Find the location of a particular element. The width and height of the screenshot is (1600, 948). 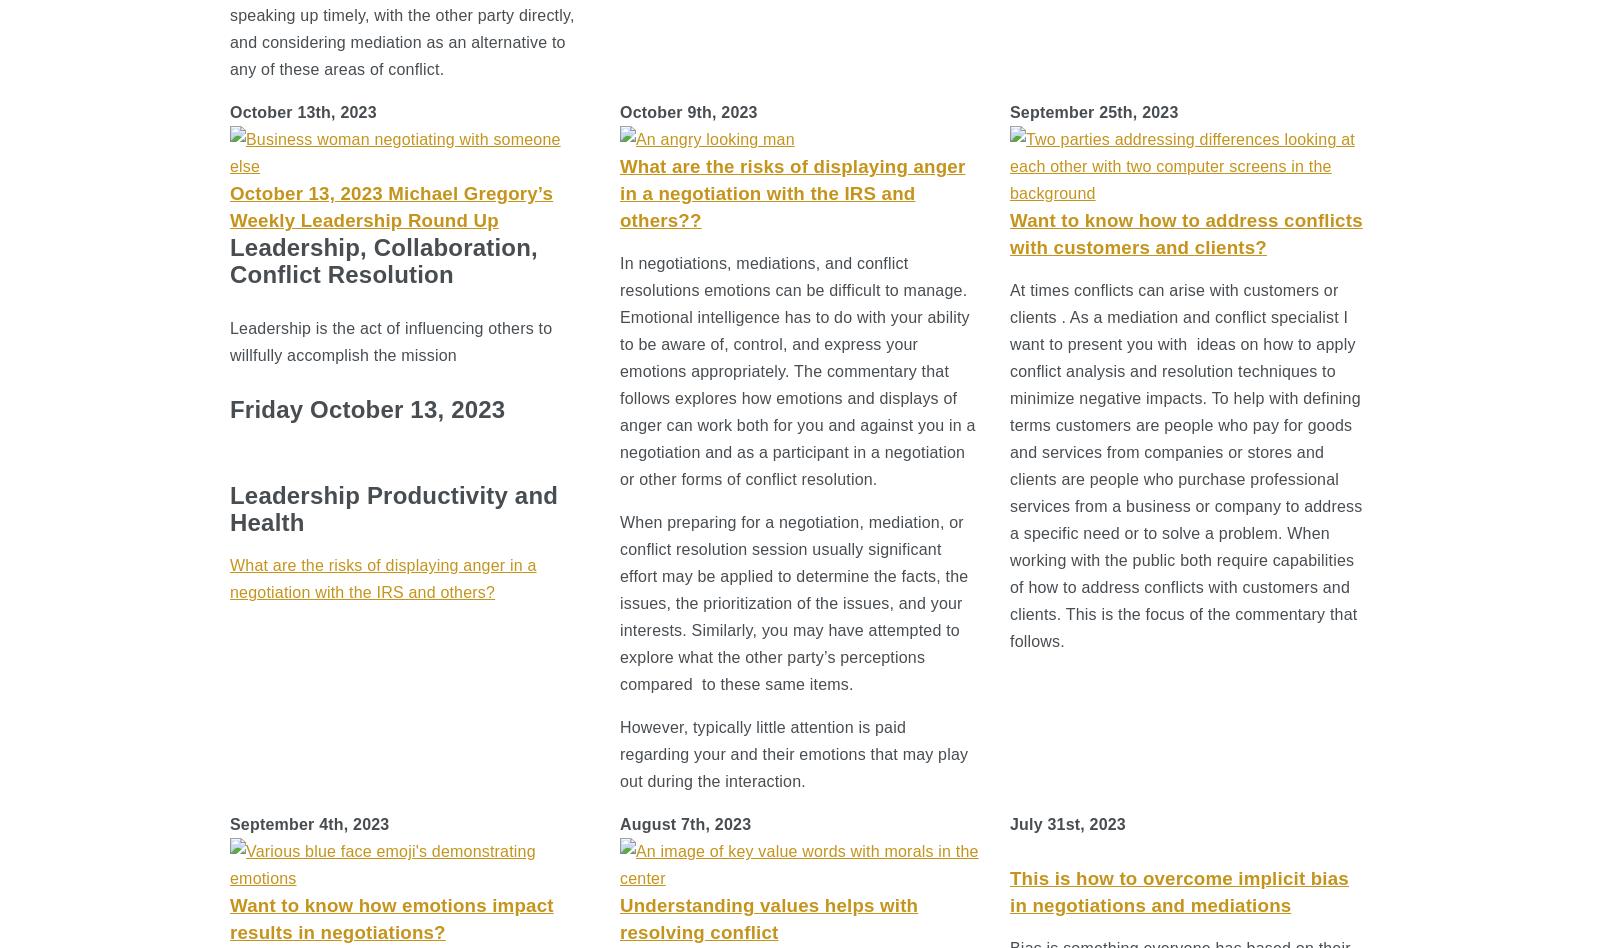

'This is how to overcome implicit bias in negotiations and mediations' is located at coordinates (1179, 890).